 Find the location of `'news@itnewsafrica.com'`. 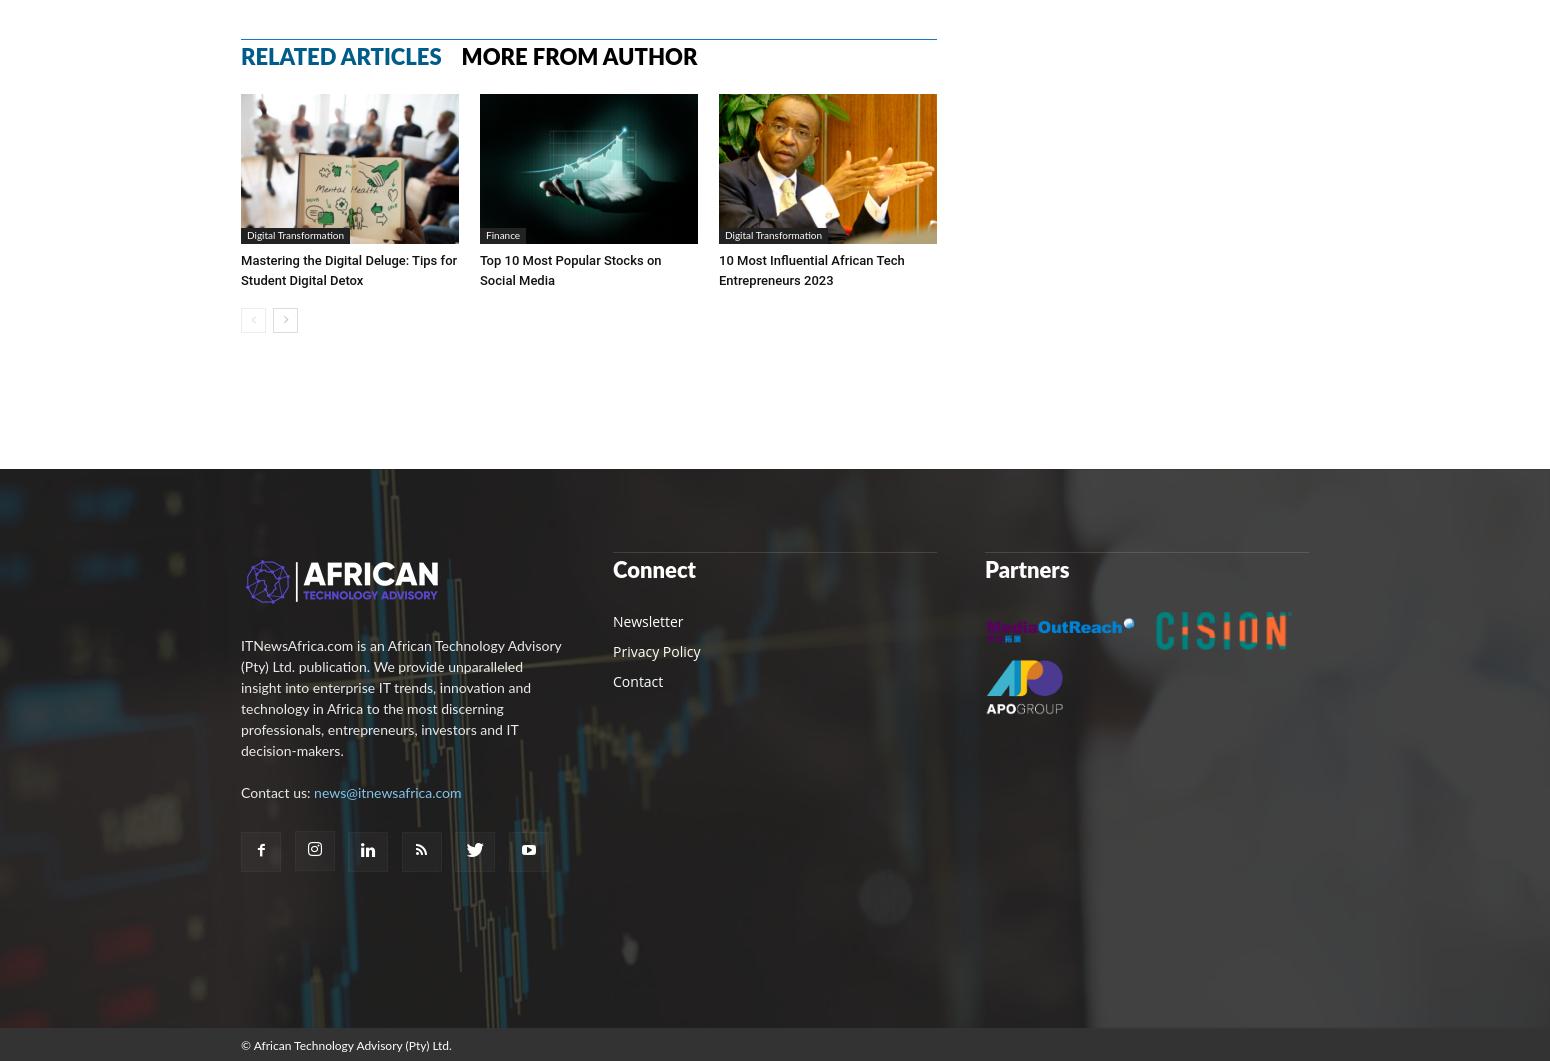

'news@itnewsafrica.com' is located at coordinates (386, 792).